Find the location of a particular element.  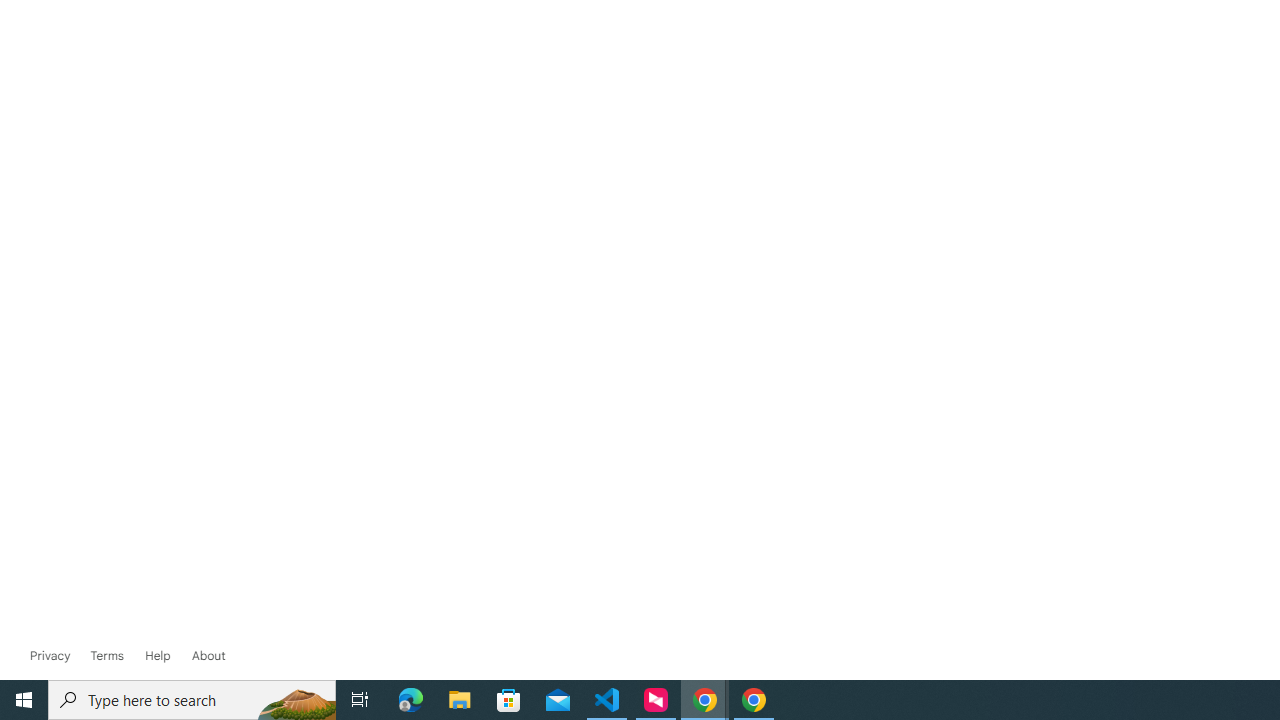

'Learn more about Google Account' is located at coordinates (208, 655).